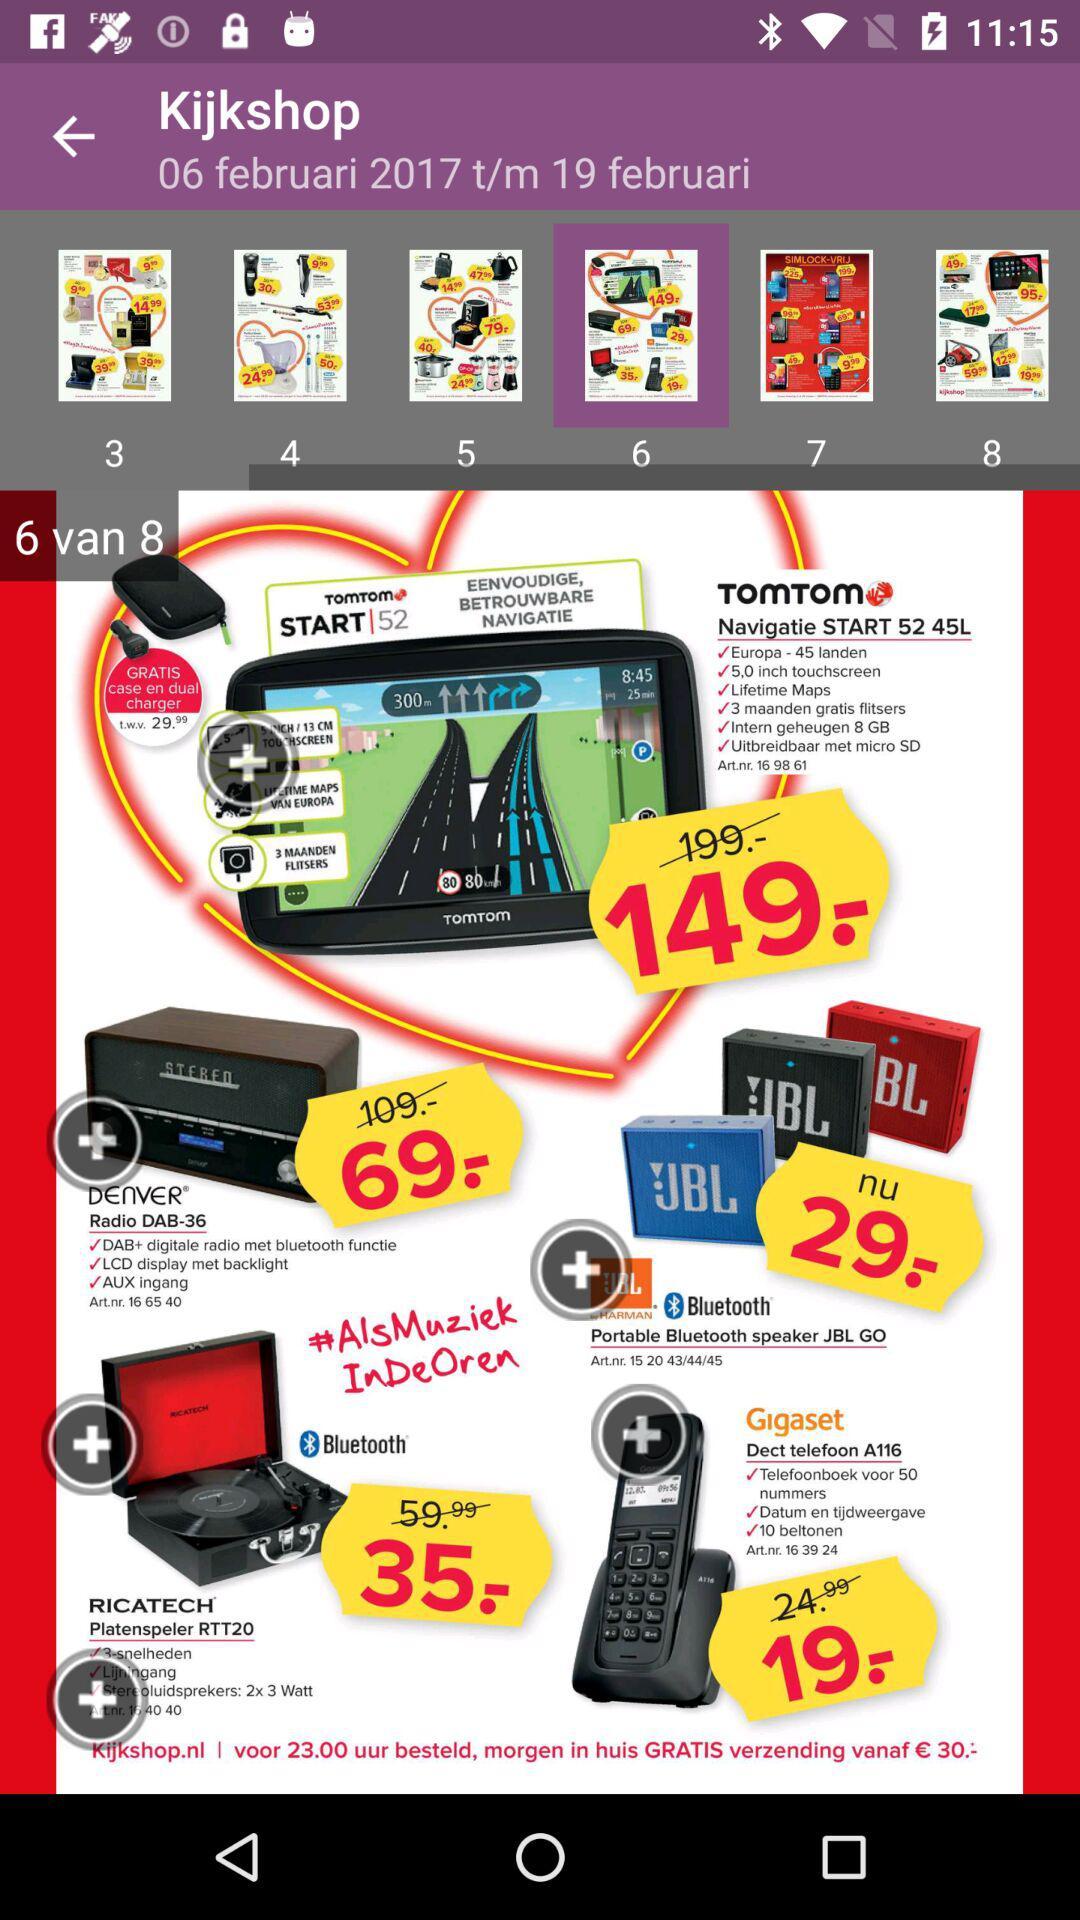 This screenshot has width=1080, height=1920. What do you see at coordinates (465, 325) in the screenshot?
I see `the book icon` at bounding box center [465, 325].